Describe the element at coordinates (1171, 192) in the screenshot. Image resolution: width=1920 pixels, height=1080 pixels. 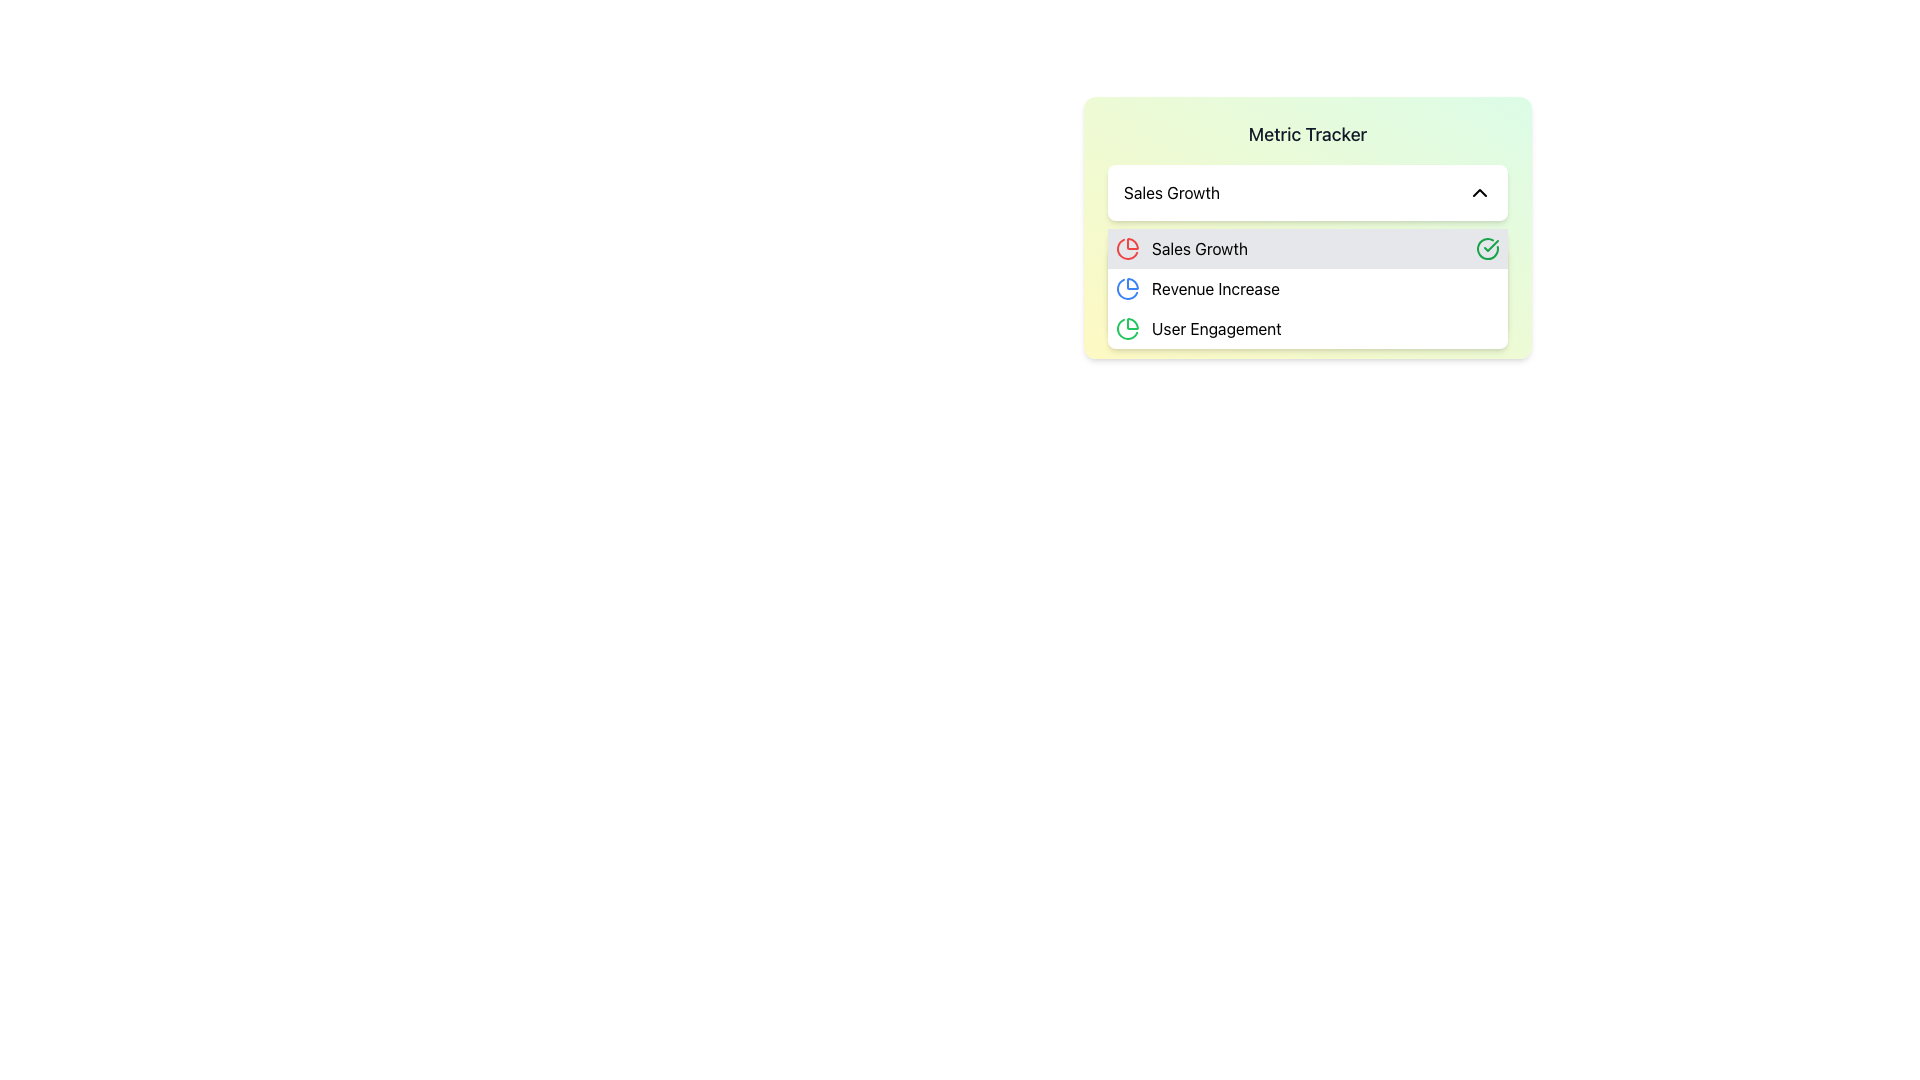
I see `the 'Sales Growth' label in the dropdown component under the 'Metric Tracker' header` at that location.